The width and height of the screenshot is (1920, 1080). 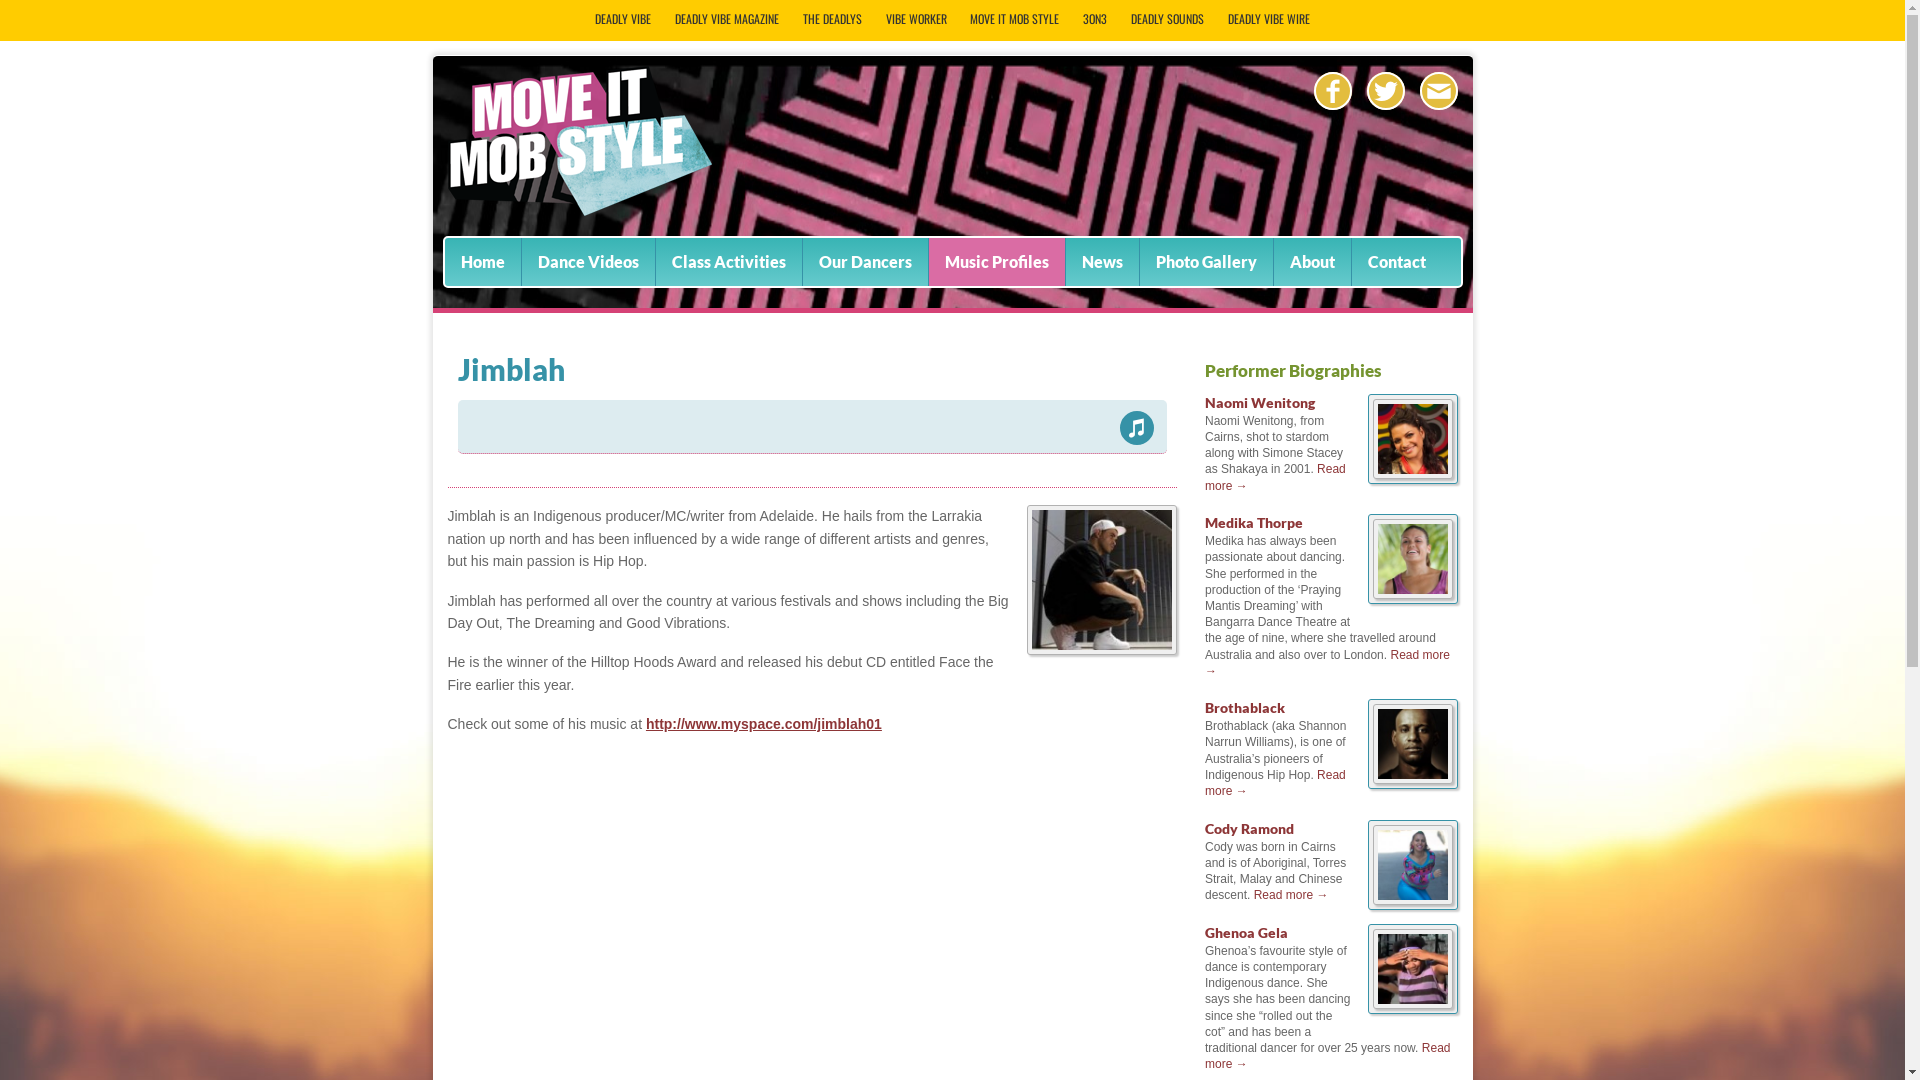 I want to click on 'Medika Thorpe', so click(x=1203, y=521).